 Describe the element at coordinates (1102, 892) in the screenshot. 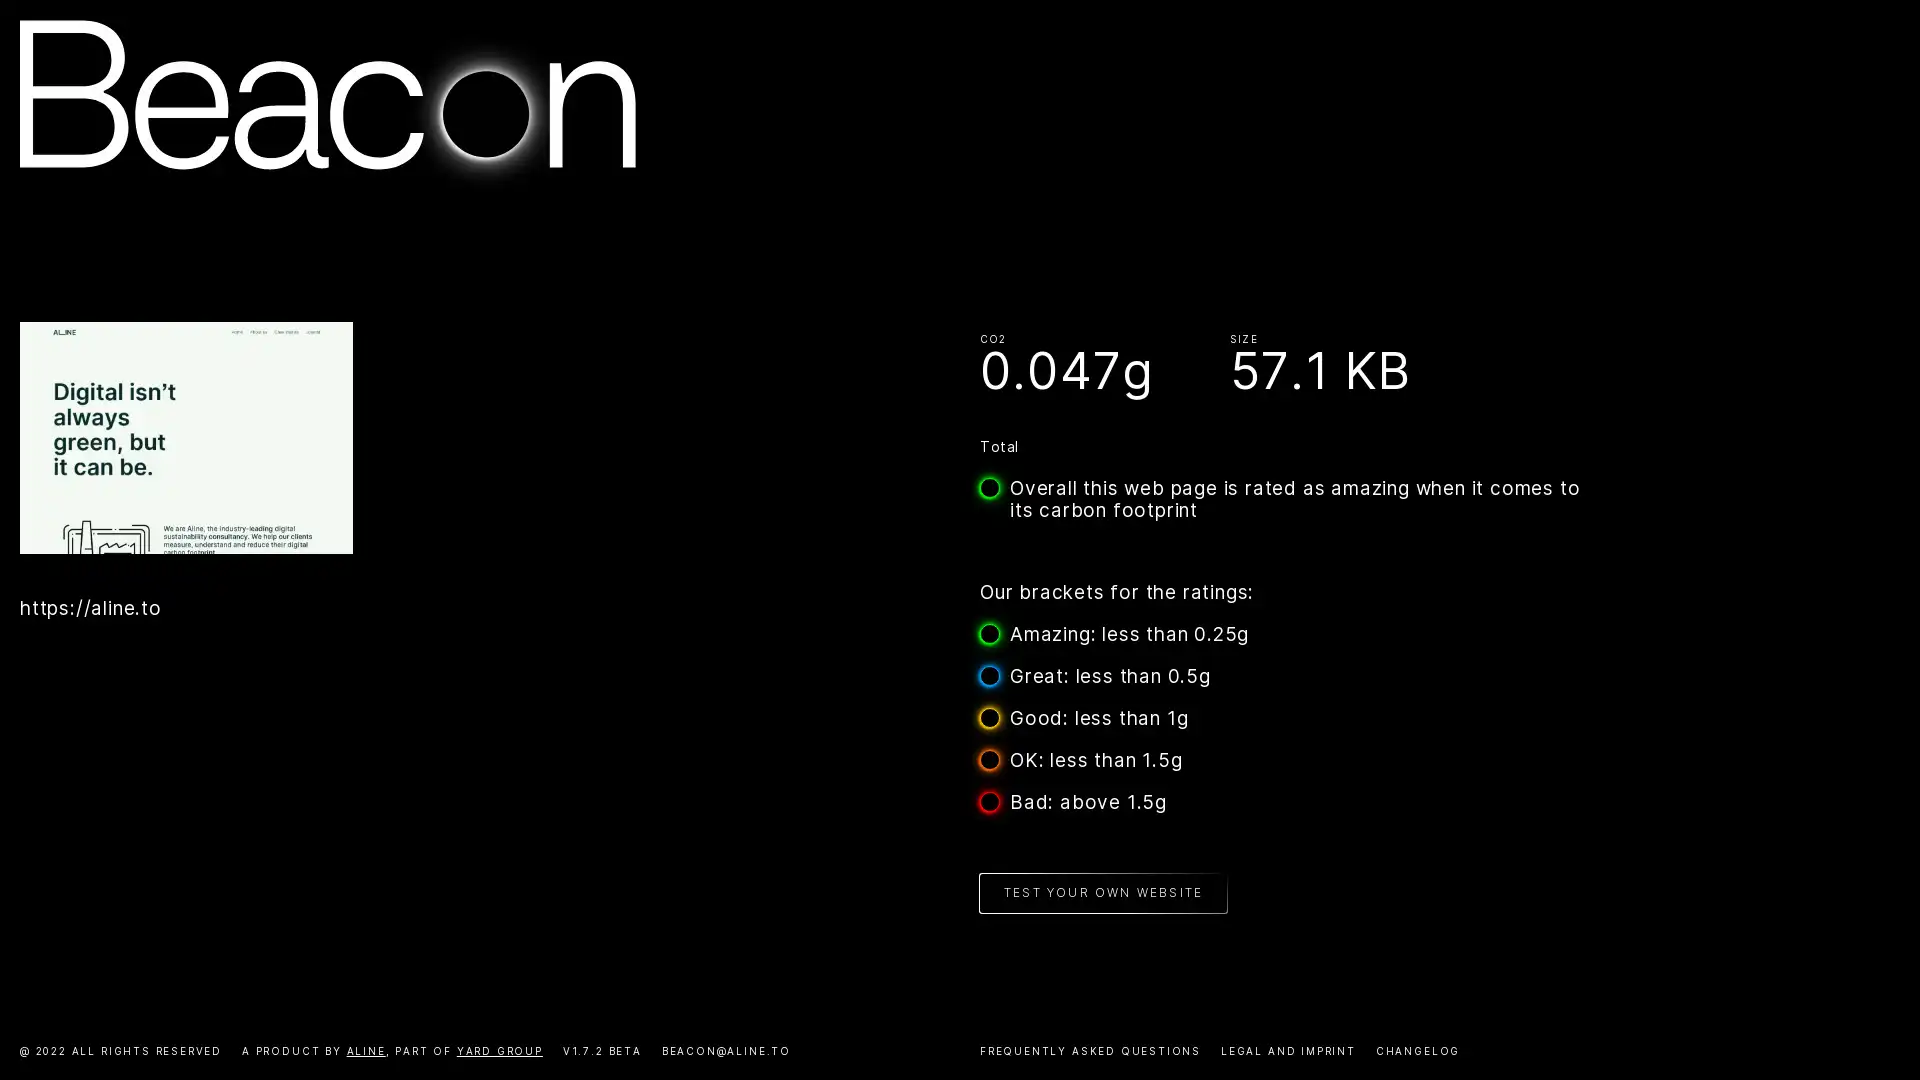

I see `TEST YOUR OWN WEBSITE` at that location.